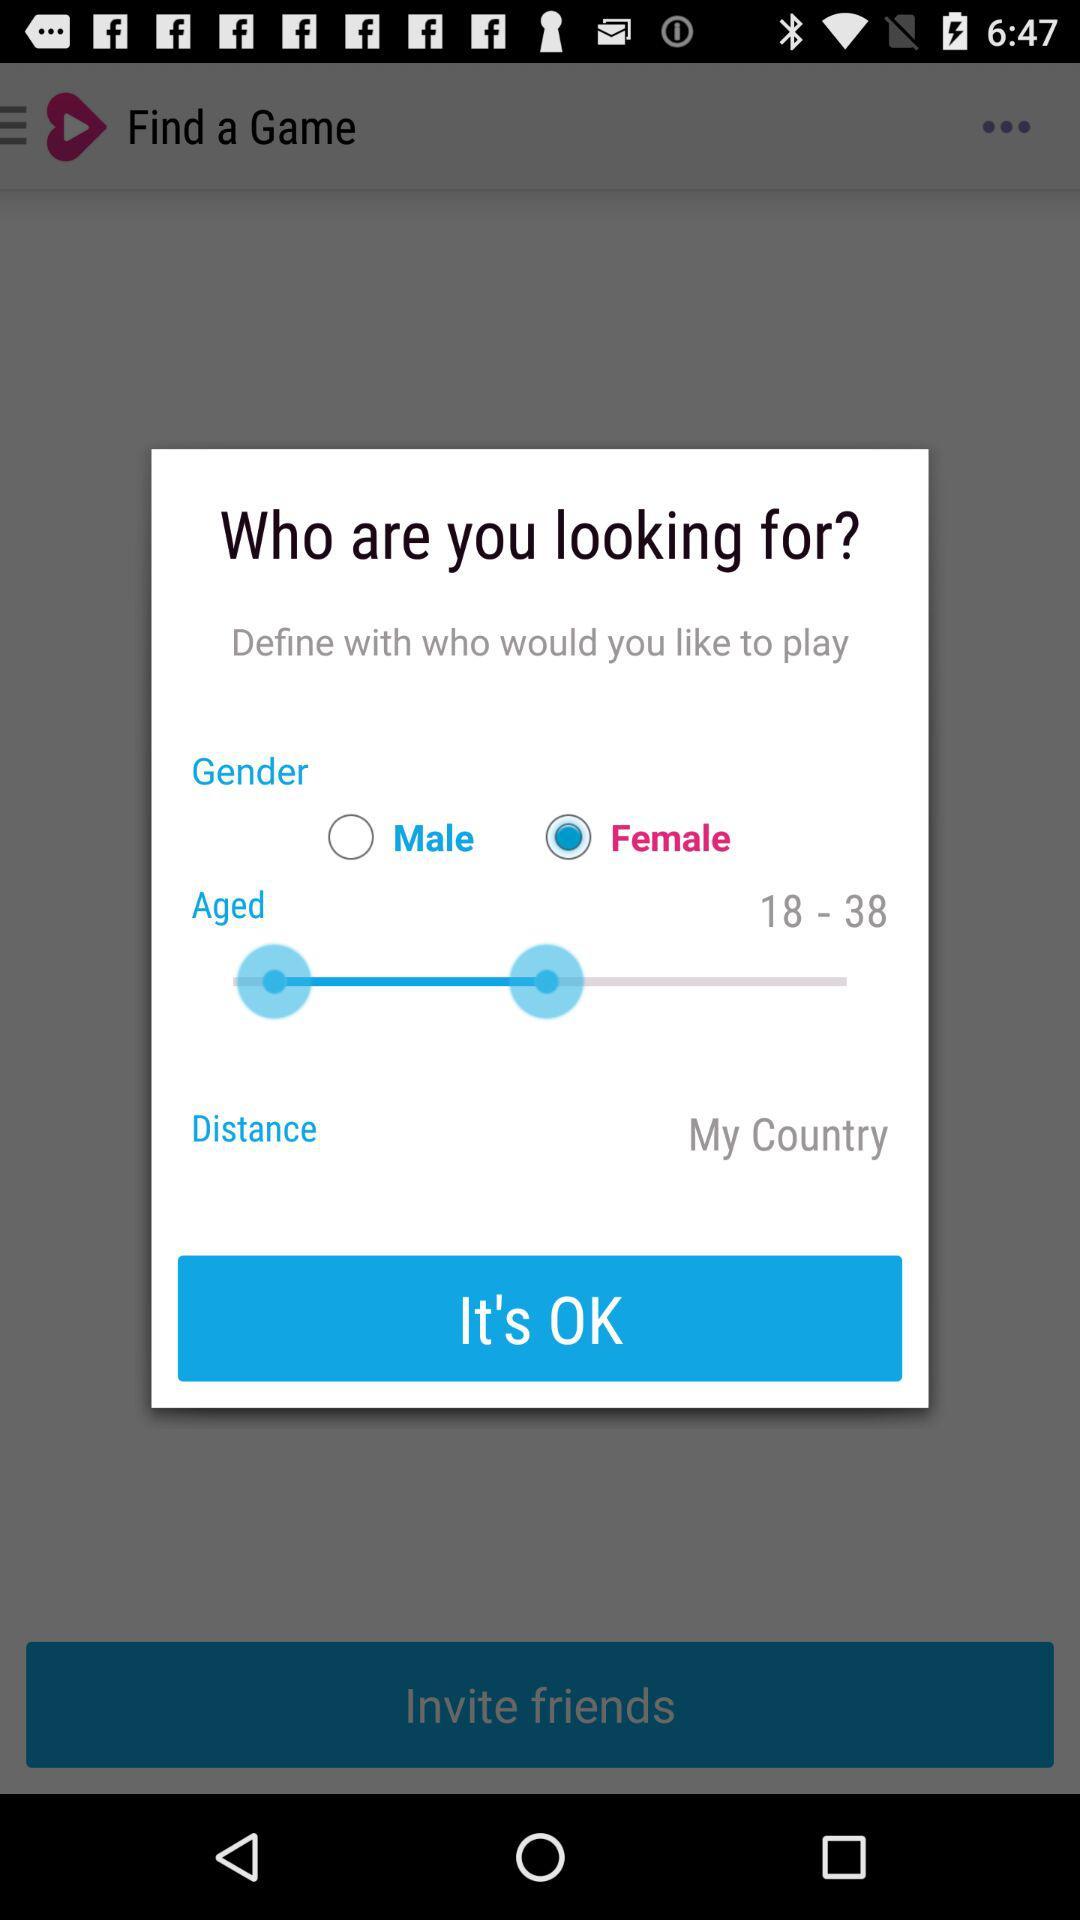 This screenshot has height=1920, width=1080. What do you see at coordinates (391, 836) in the screenshot?
I see `item below the gender item` at bounding box center [391, 836].